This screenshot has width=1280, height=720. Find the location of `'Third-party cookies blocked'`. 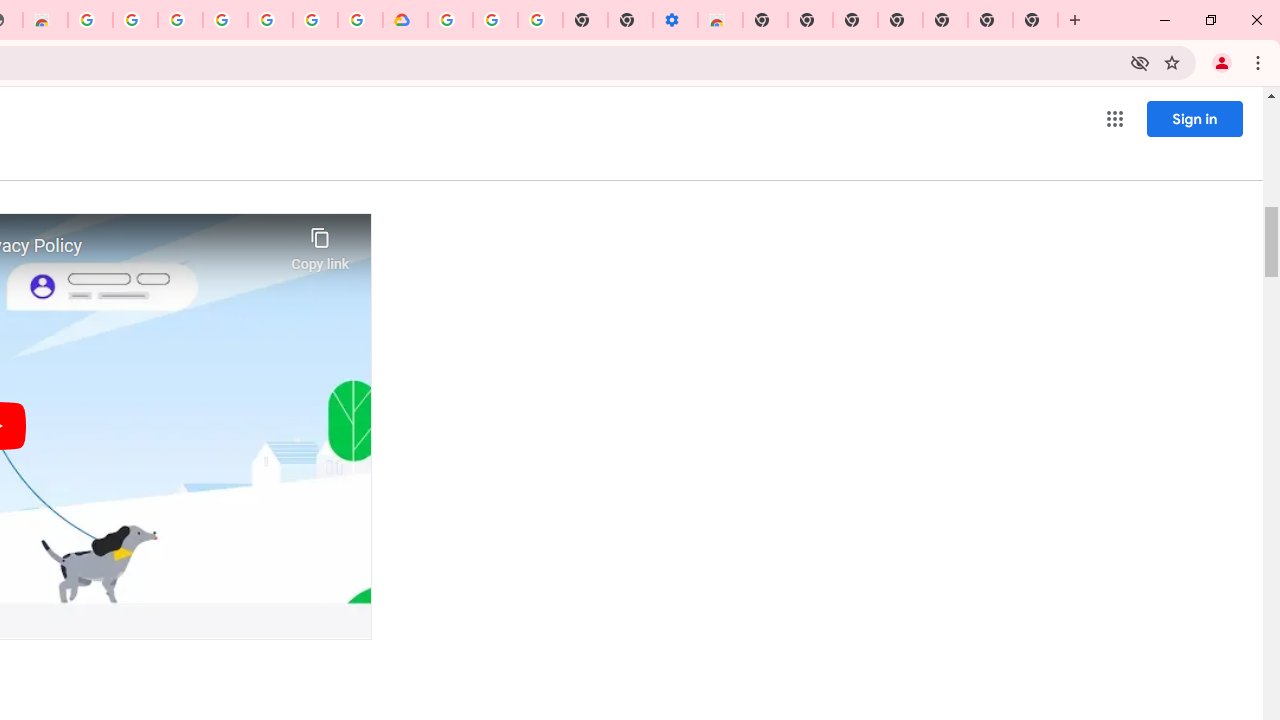

'Third-party cookies blocked' is located at coordinates (1139, 61).